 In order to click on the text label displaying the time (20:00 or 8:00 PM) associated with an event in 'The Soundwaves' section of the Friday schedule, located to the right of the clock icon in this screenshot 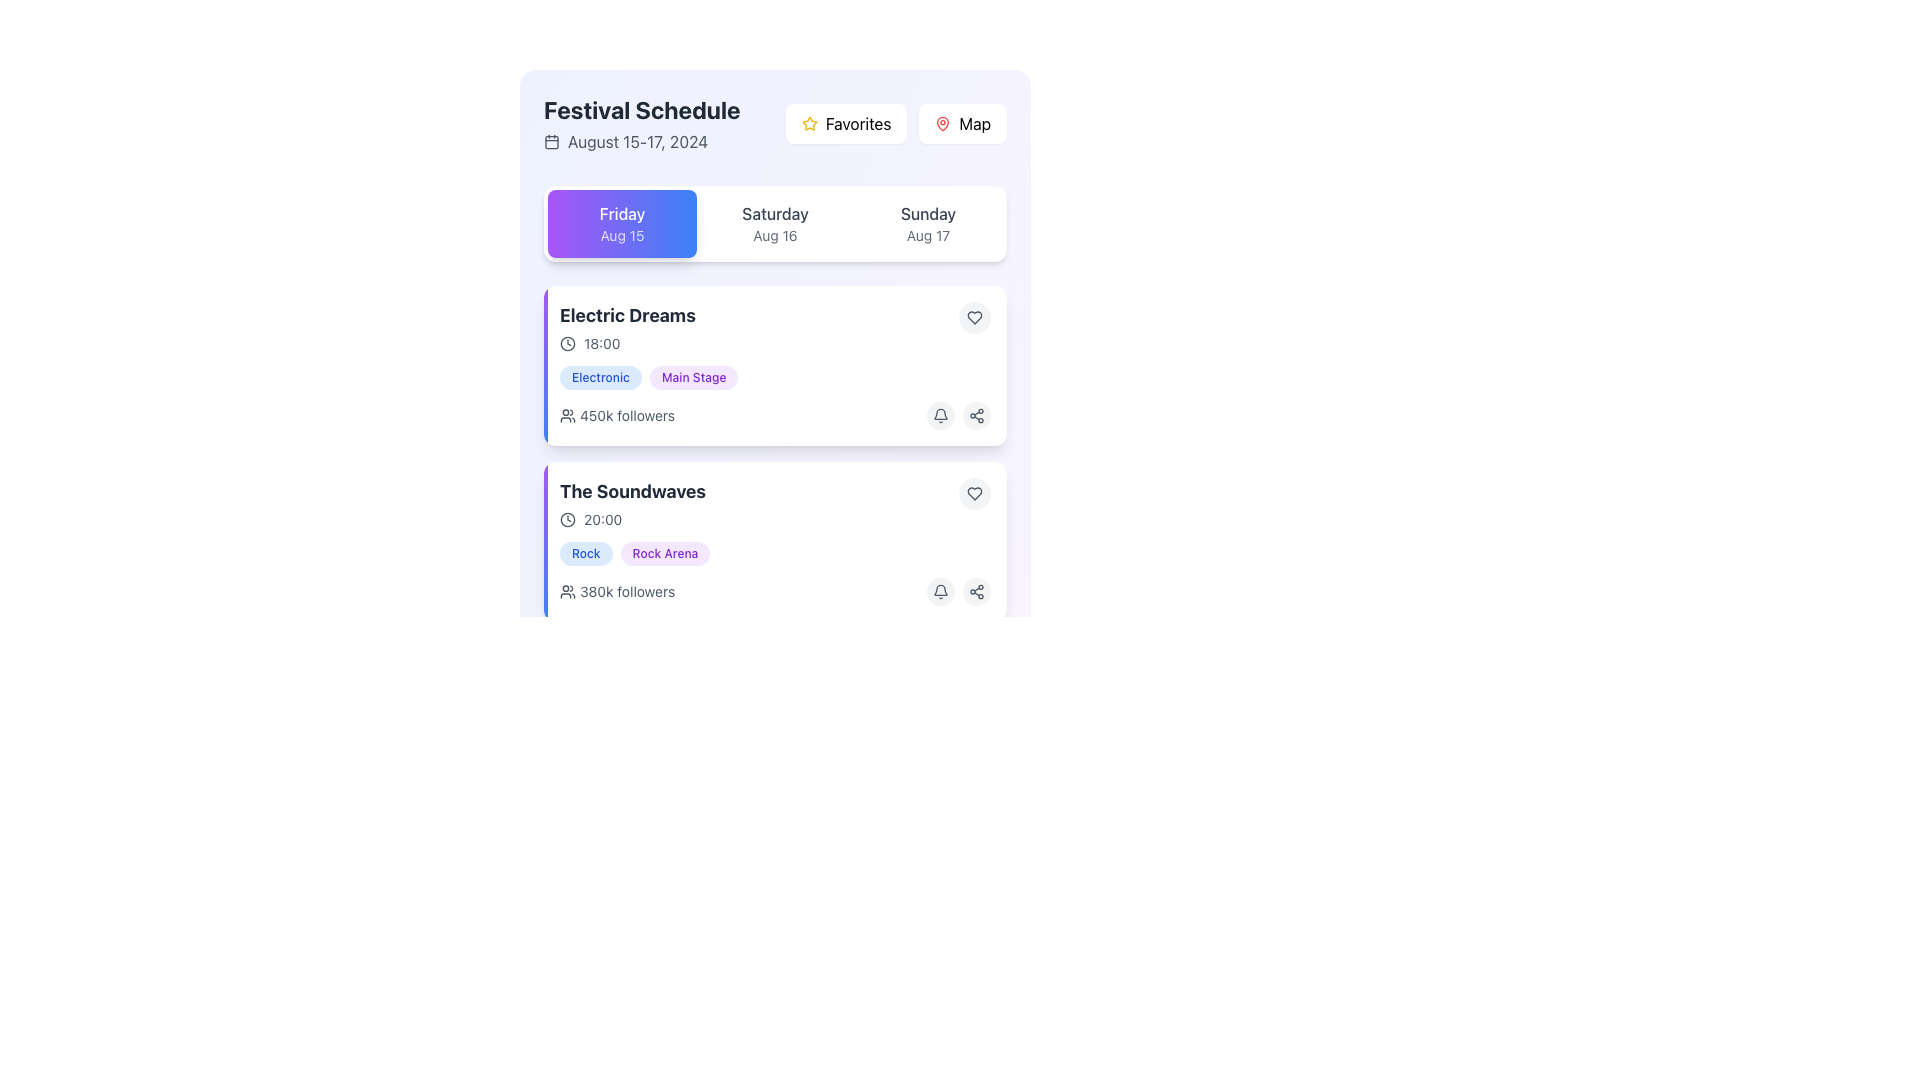, I will do `click(602, 519)`.